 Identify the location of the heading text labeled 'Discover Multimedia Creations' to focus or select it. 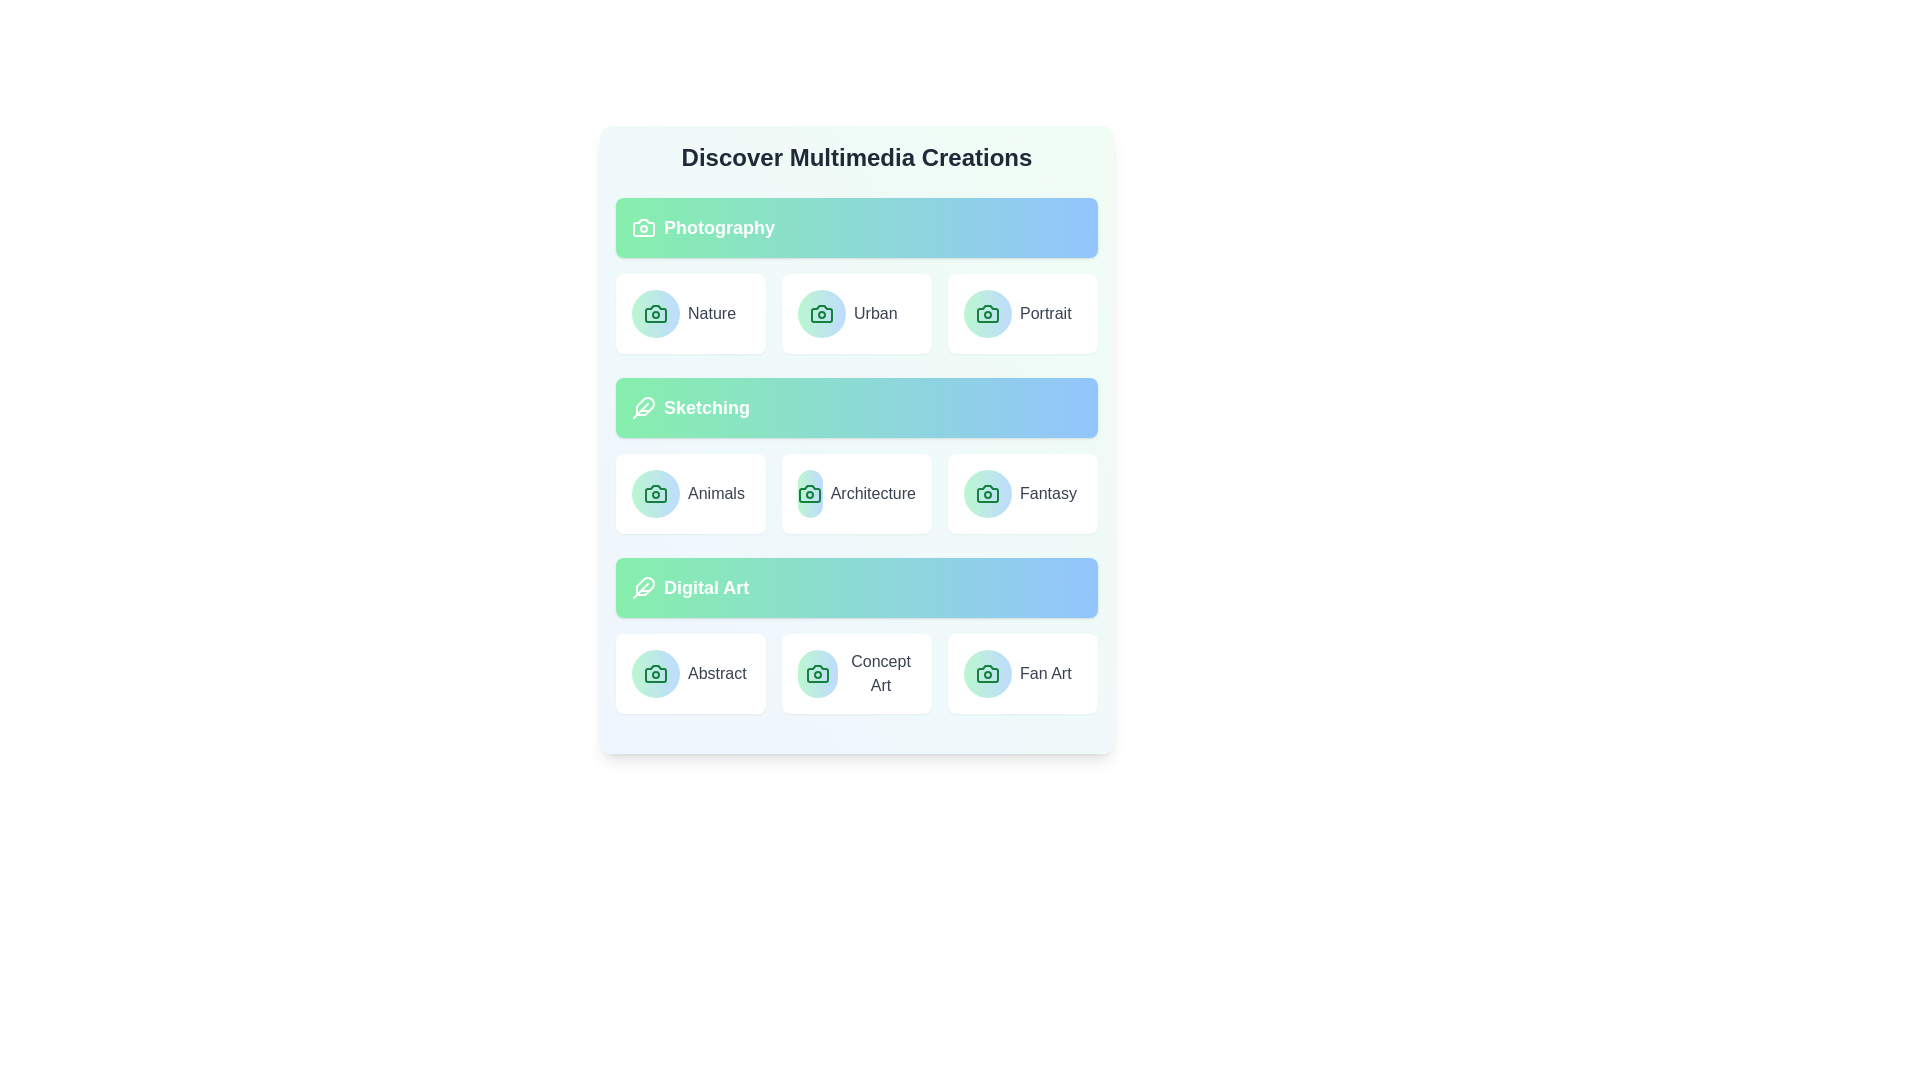
(857, 157).